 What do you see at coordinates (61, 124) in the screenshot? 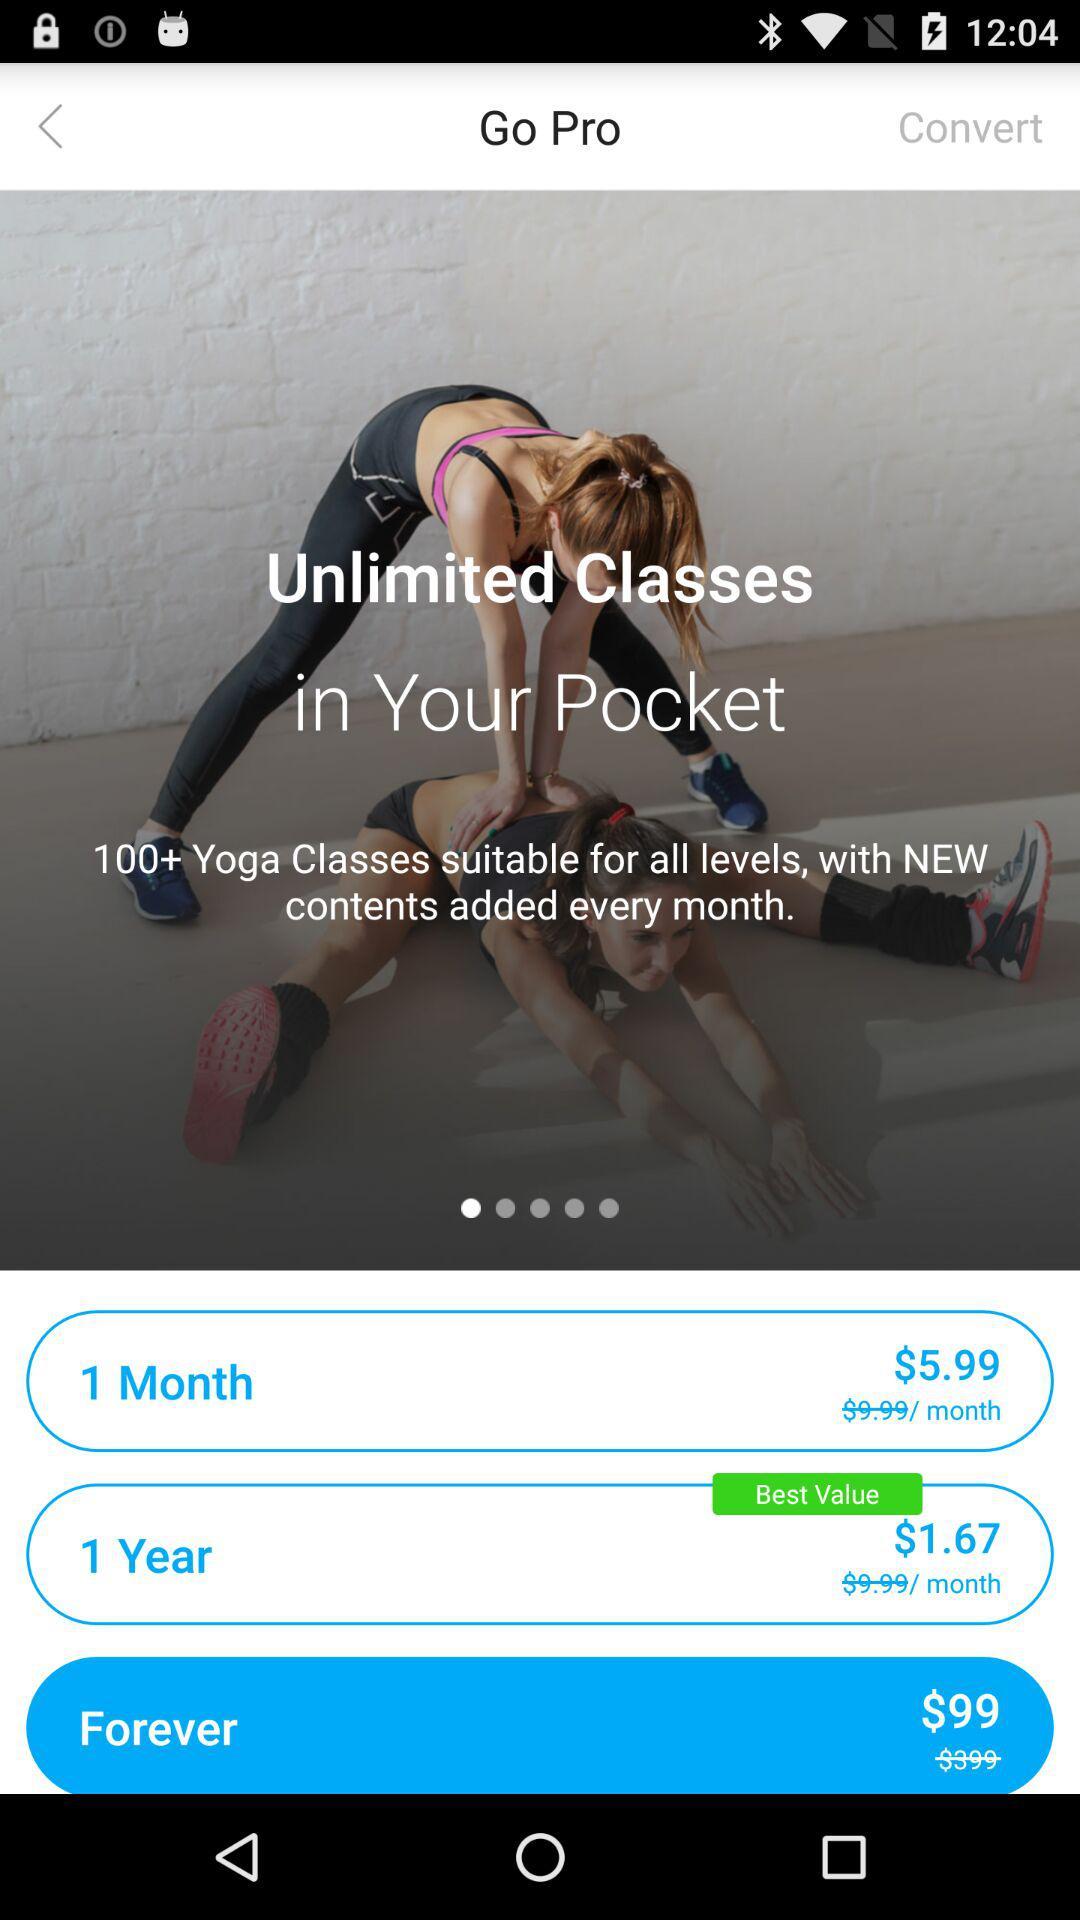
I see `back` at bounding box center [61, 124].